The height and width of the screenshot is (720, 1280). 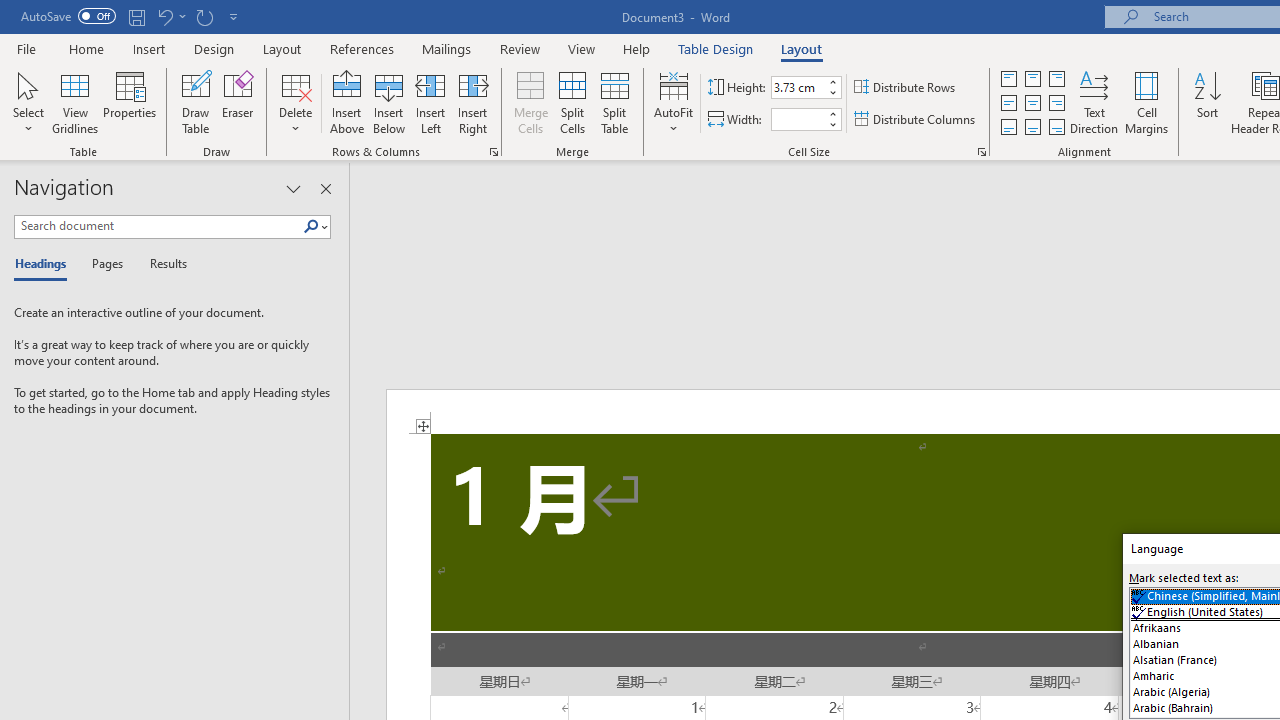 What do you see at coordinates (196, 103) in the screenshot?
I see `'Draw Table'` at bounding box center [196, 103].